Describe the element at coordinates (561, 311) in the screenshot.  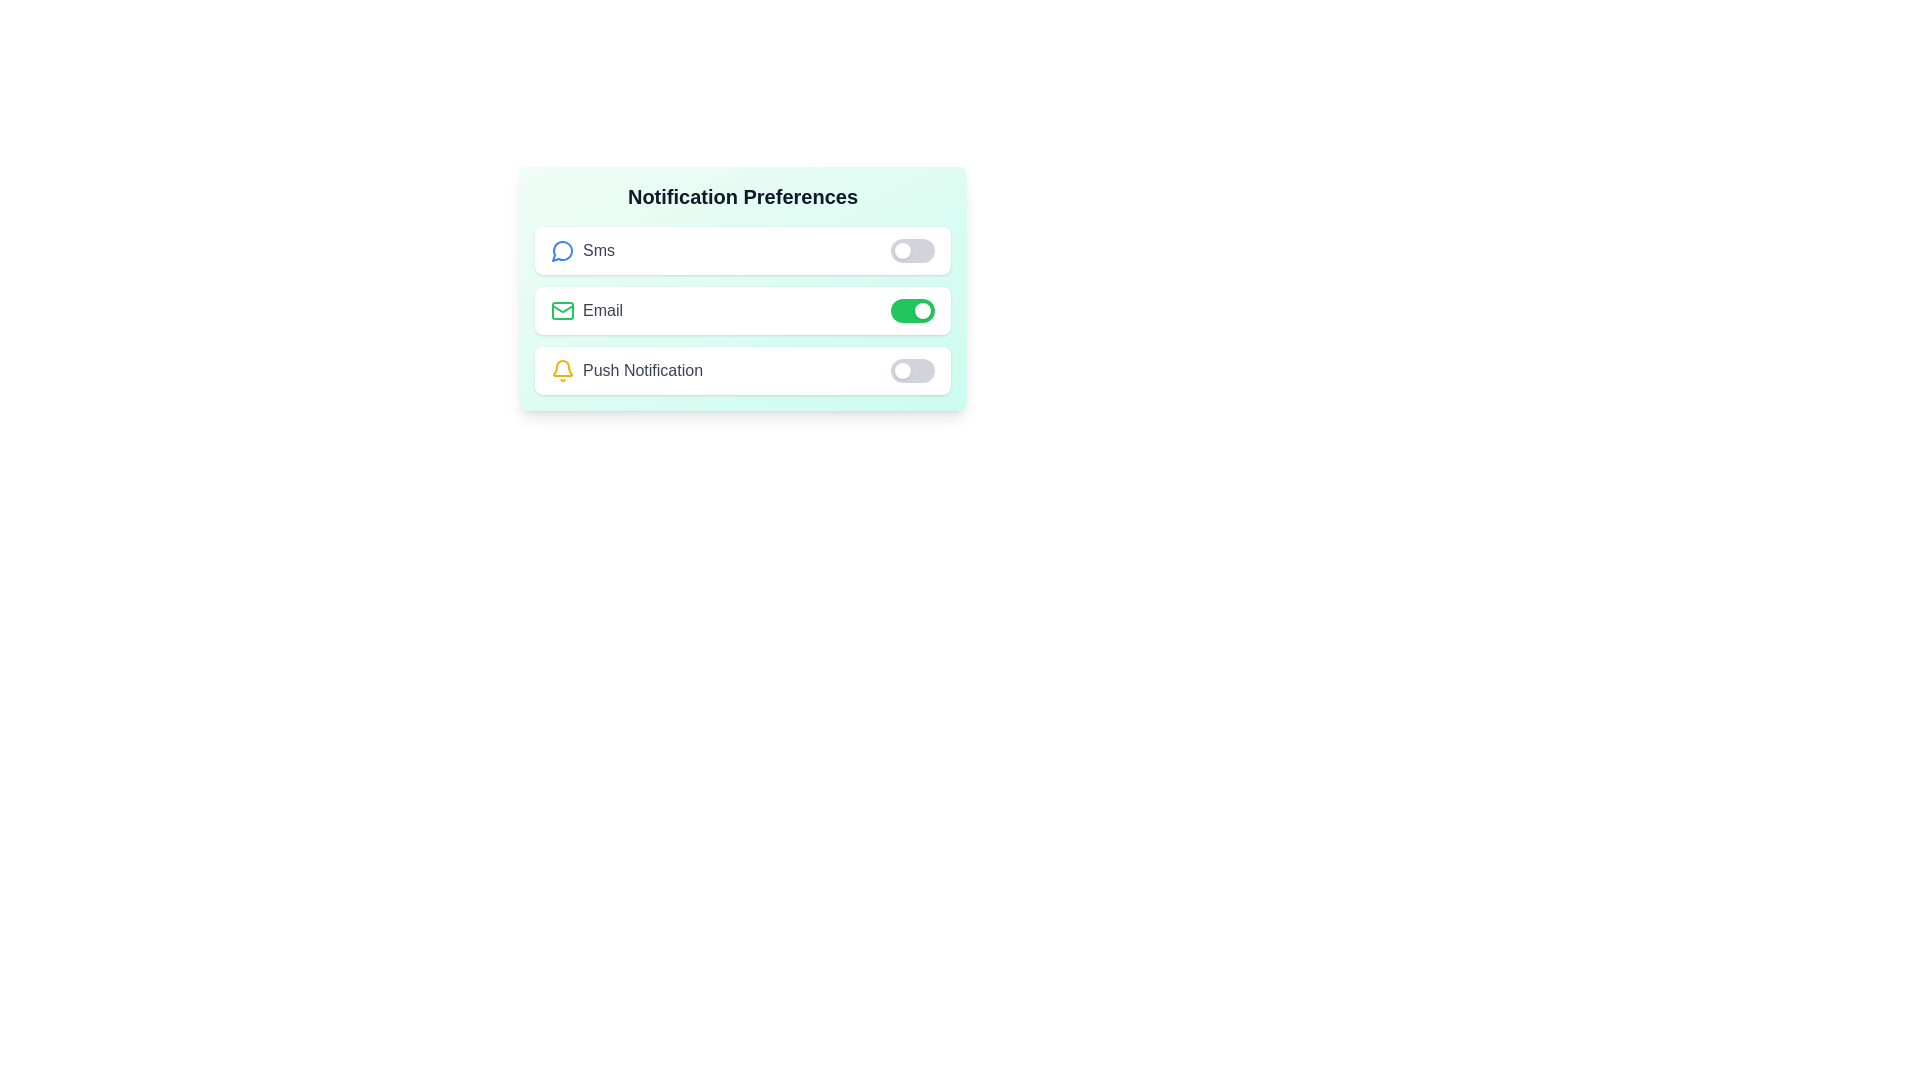
I see `the rectangular base graphical component of the mail icon within the Email notification option in the Notification Preferences card` at that location.